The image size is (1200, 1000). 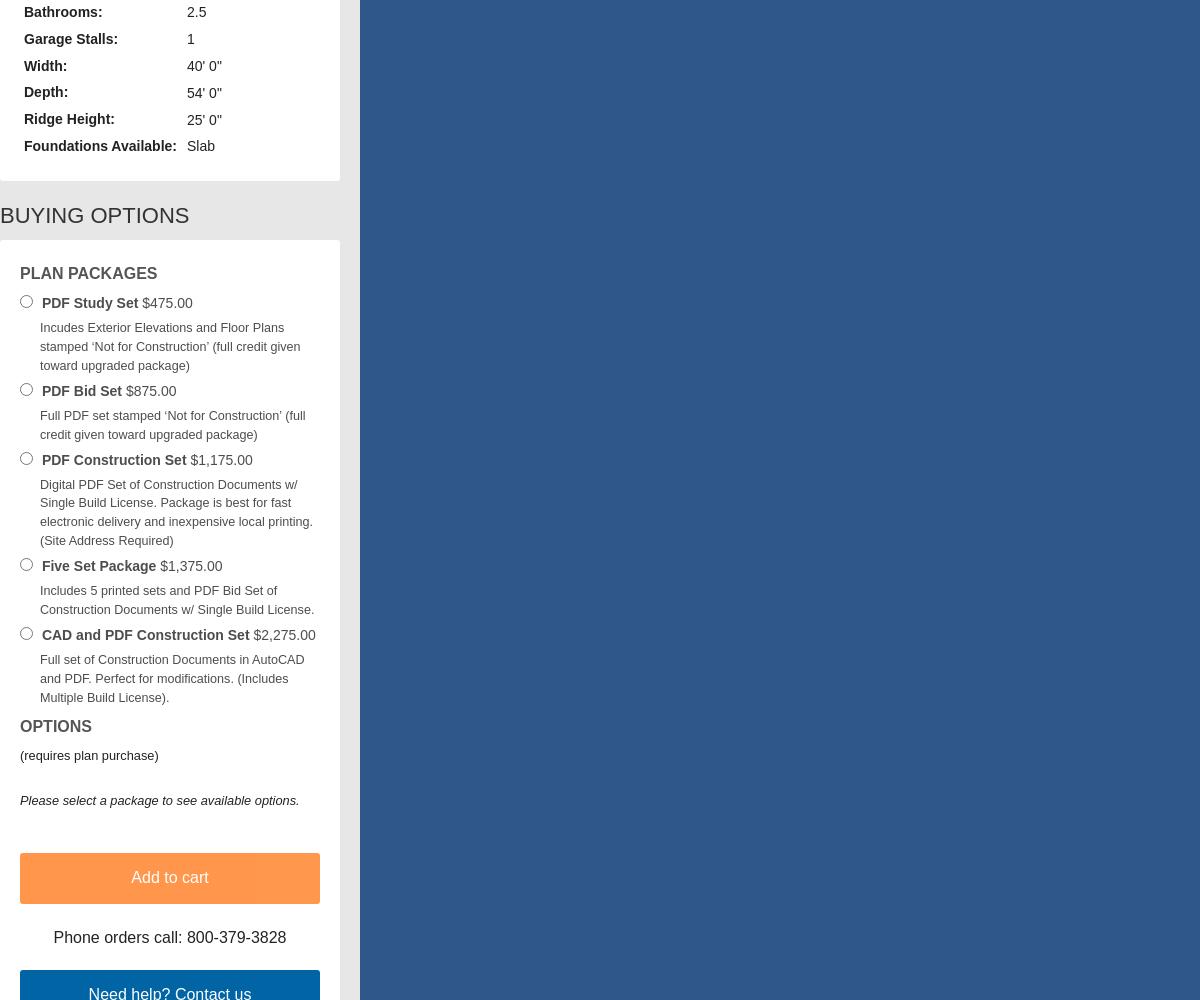 What do you see at coordinates (63, 11) in the screenshot?
I see `'Bathrooms:'` at bounding box center [63, 11].